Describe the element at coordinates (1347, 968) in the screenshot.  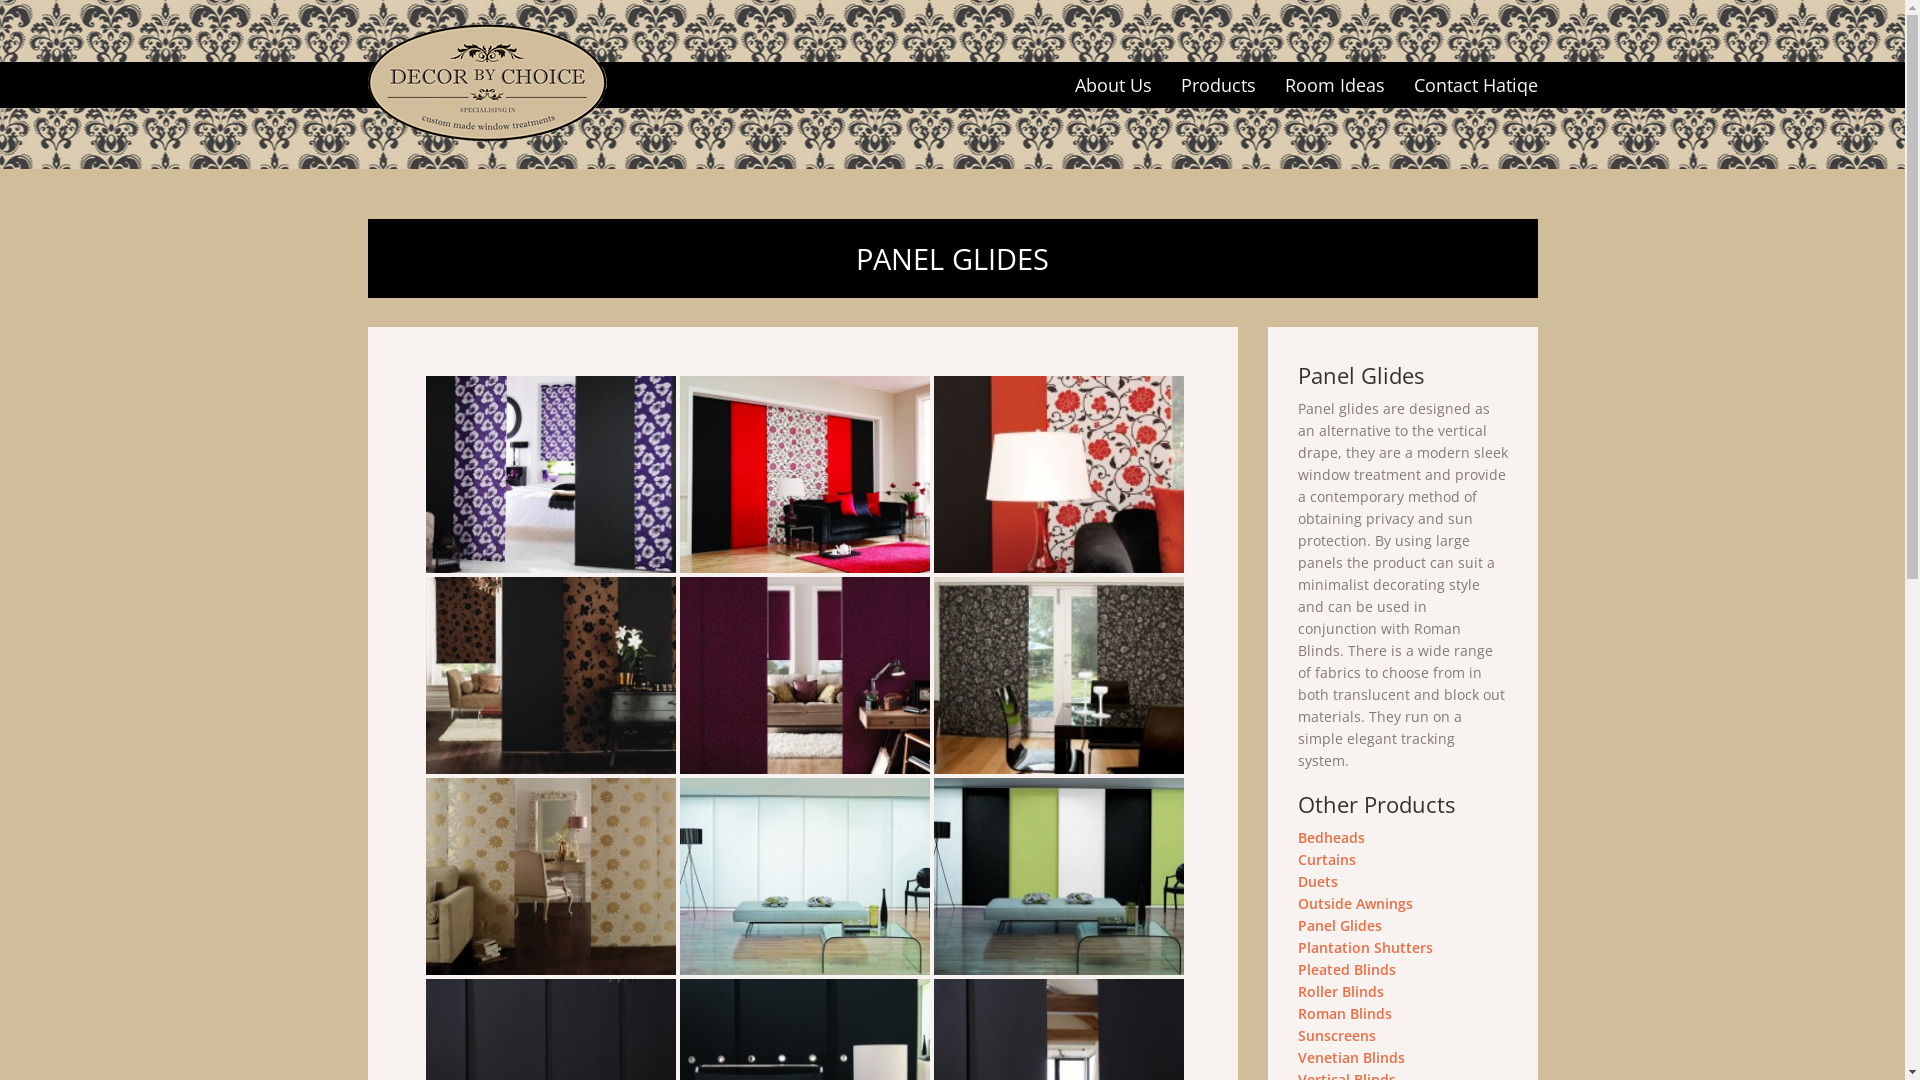
I see `'Pleated Blinds'` at that location.